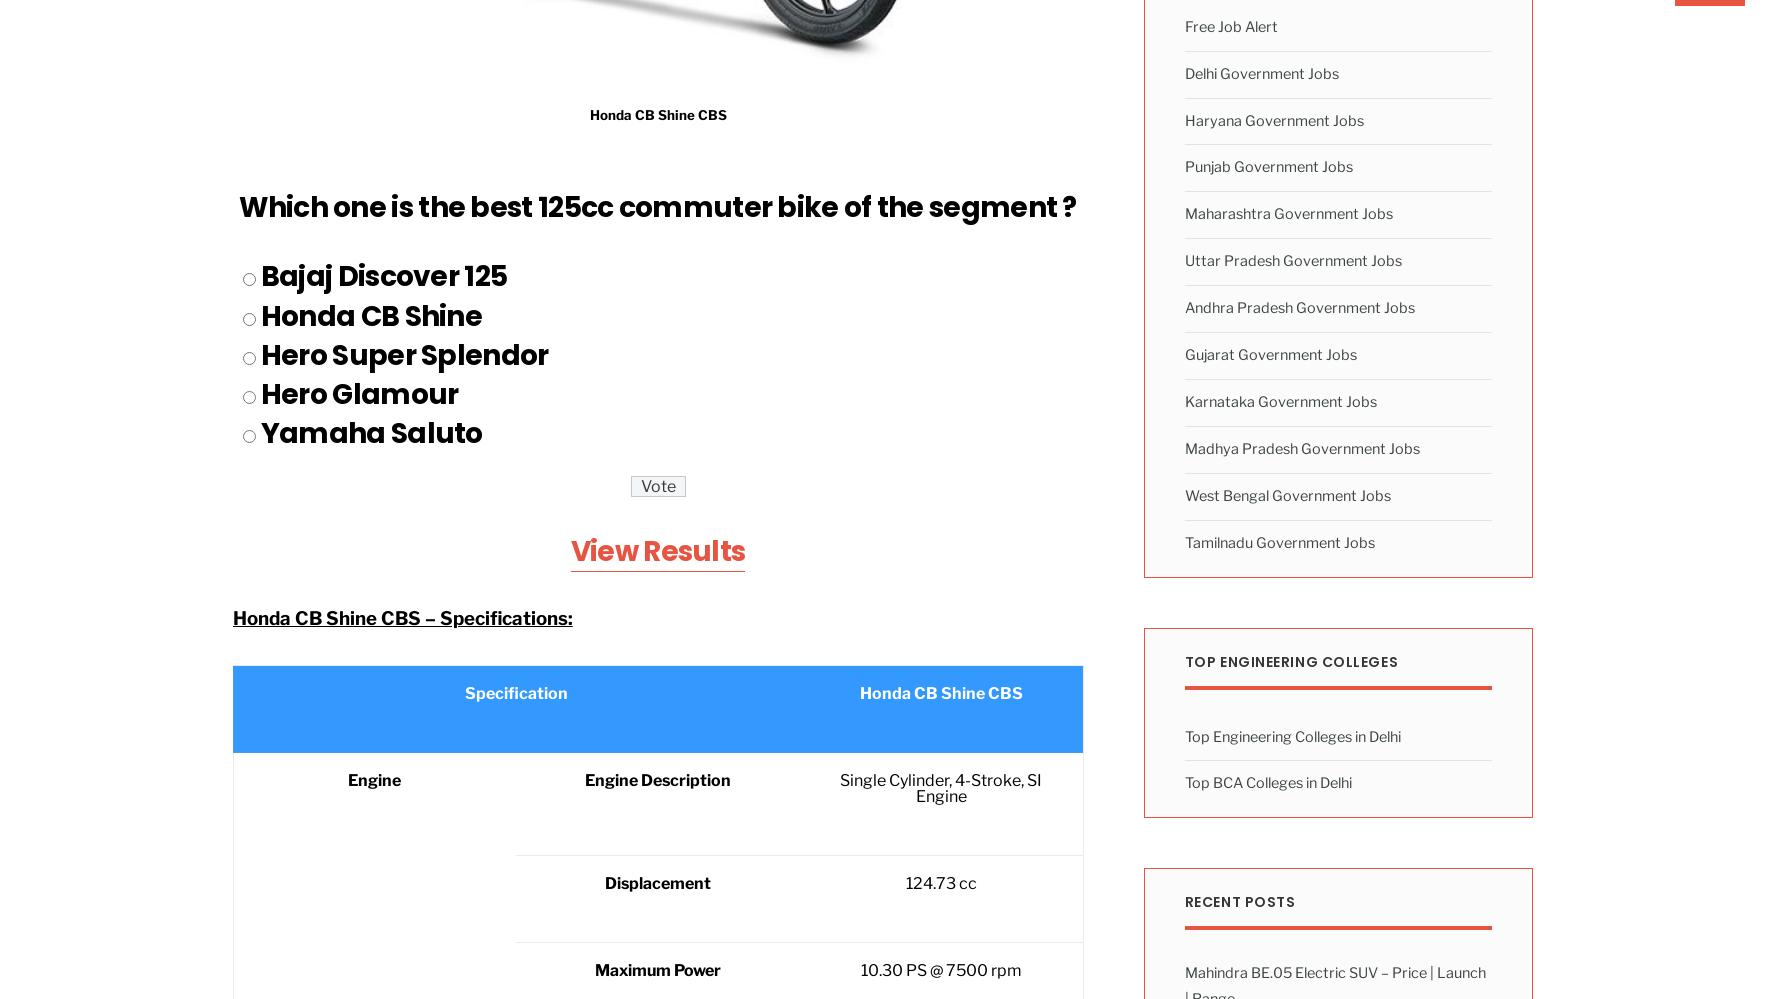 The image size is (1765, 999). What do you see at coordinates (1291, 734) in the screenshot?
I see `'Top Engineering Colleges in Delhi'` at bounding box center [1291, 734].